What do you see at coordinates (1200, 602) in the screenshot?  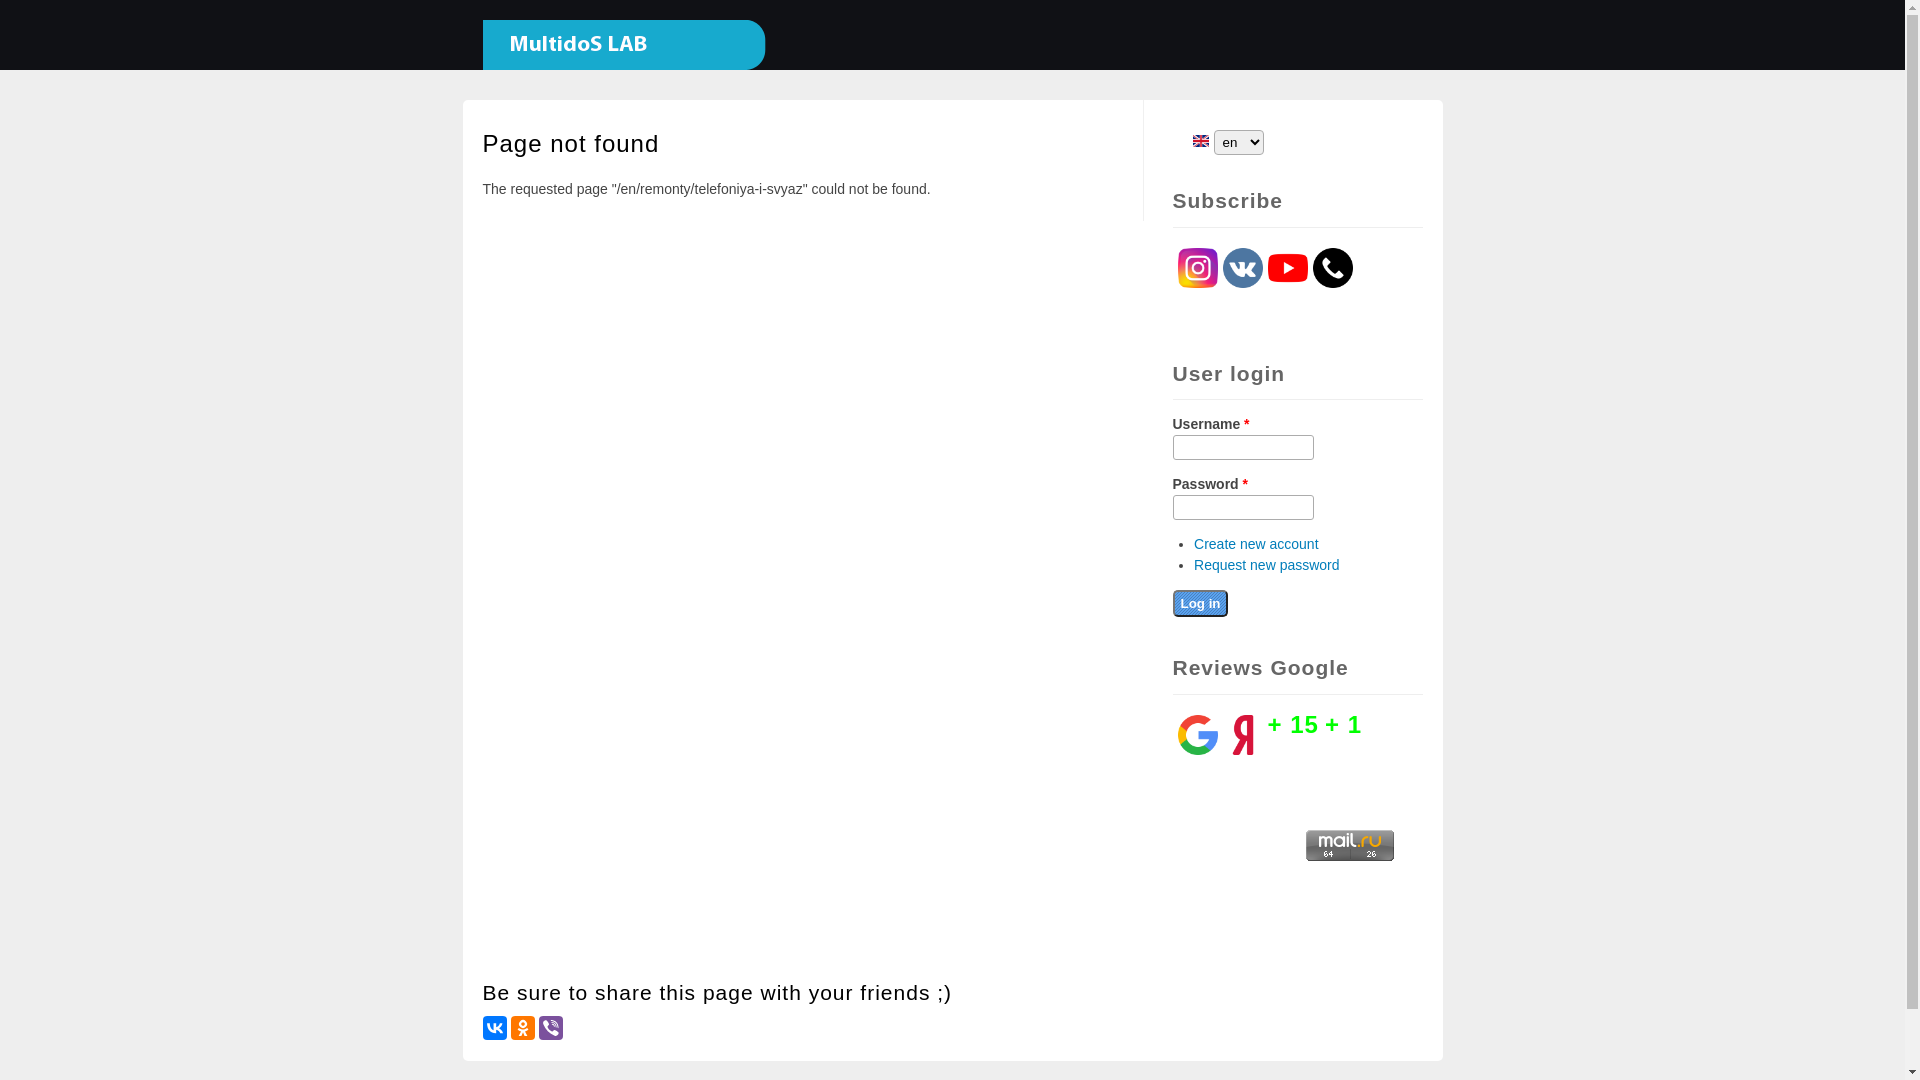 I see `'Log in'` at bounding box center [1200, 602].